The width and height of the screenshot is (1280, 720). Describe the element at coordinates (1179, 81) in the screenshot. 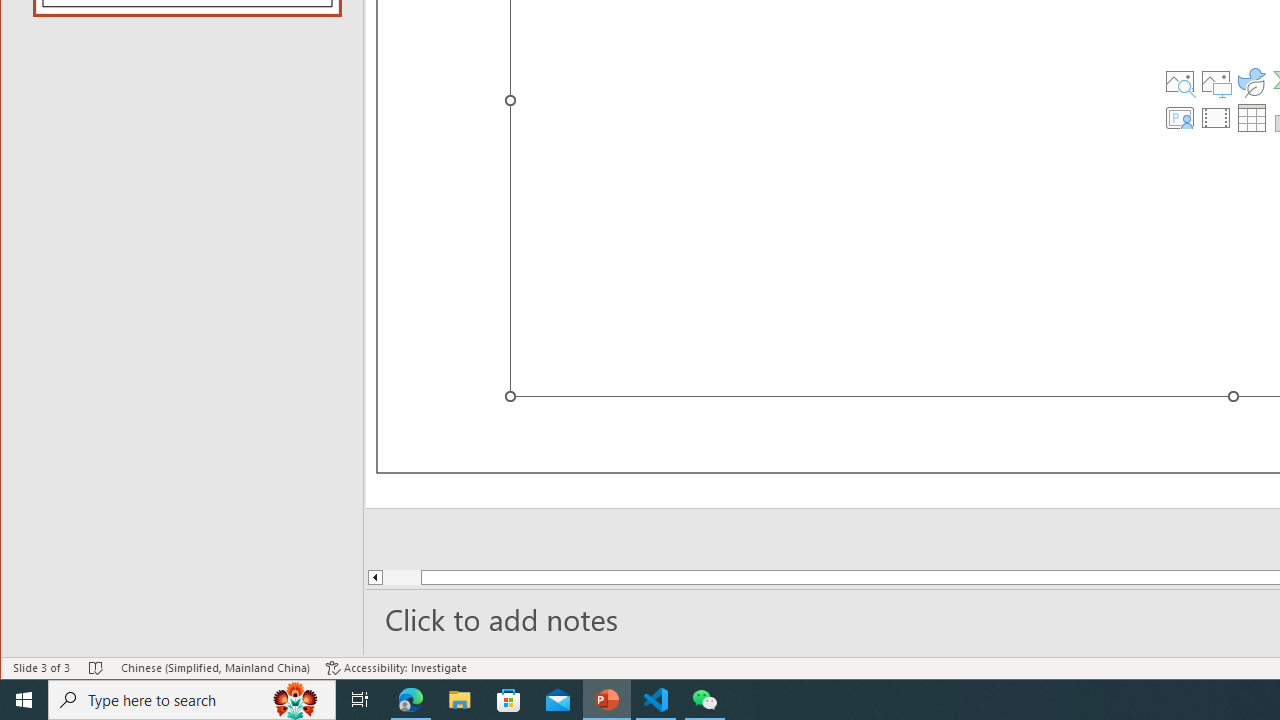

I see `'Stock Images'` at that location.